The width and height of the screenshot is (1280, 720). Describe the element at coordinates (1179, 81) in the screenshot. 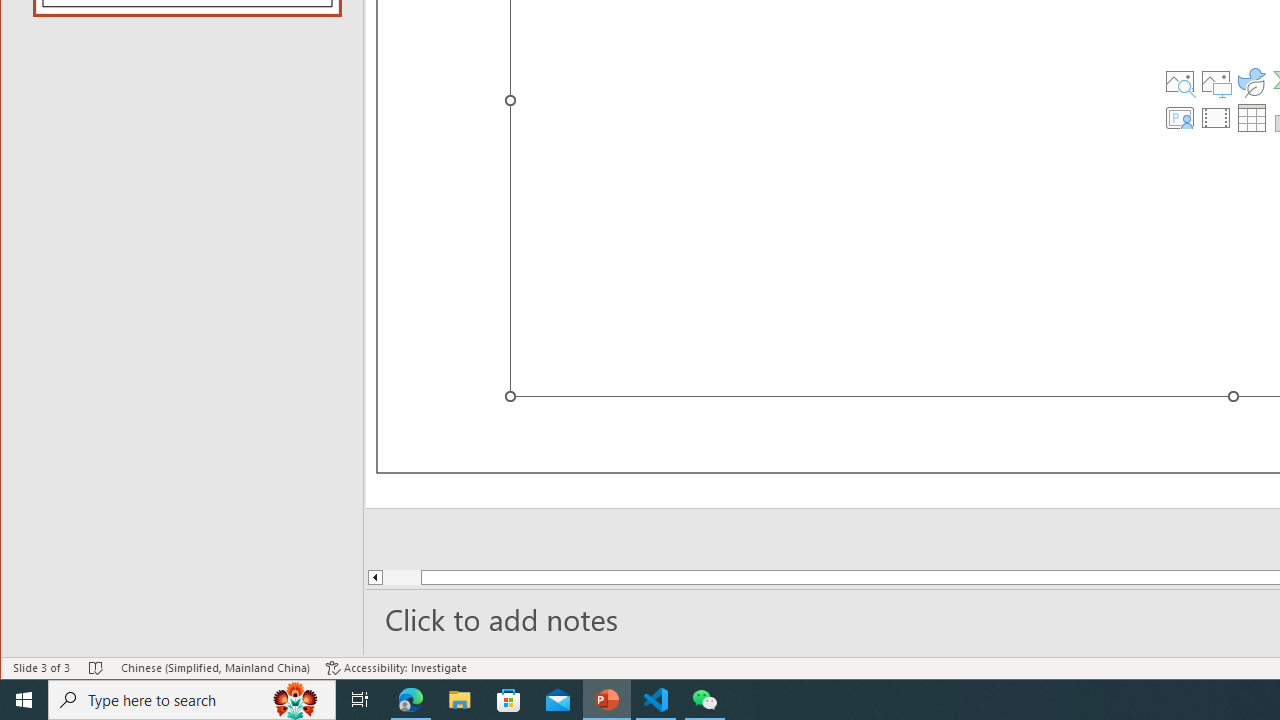

I see `'Stock Images'` at that location.